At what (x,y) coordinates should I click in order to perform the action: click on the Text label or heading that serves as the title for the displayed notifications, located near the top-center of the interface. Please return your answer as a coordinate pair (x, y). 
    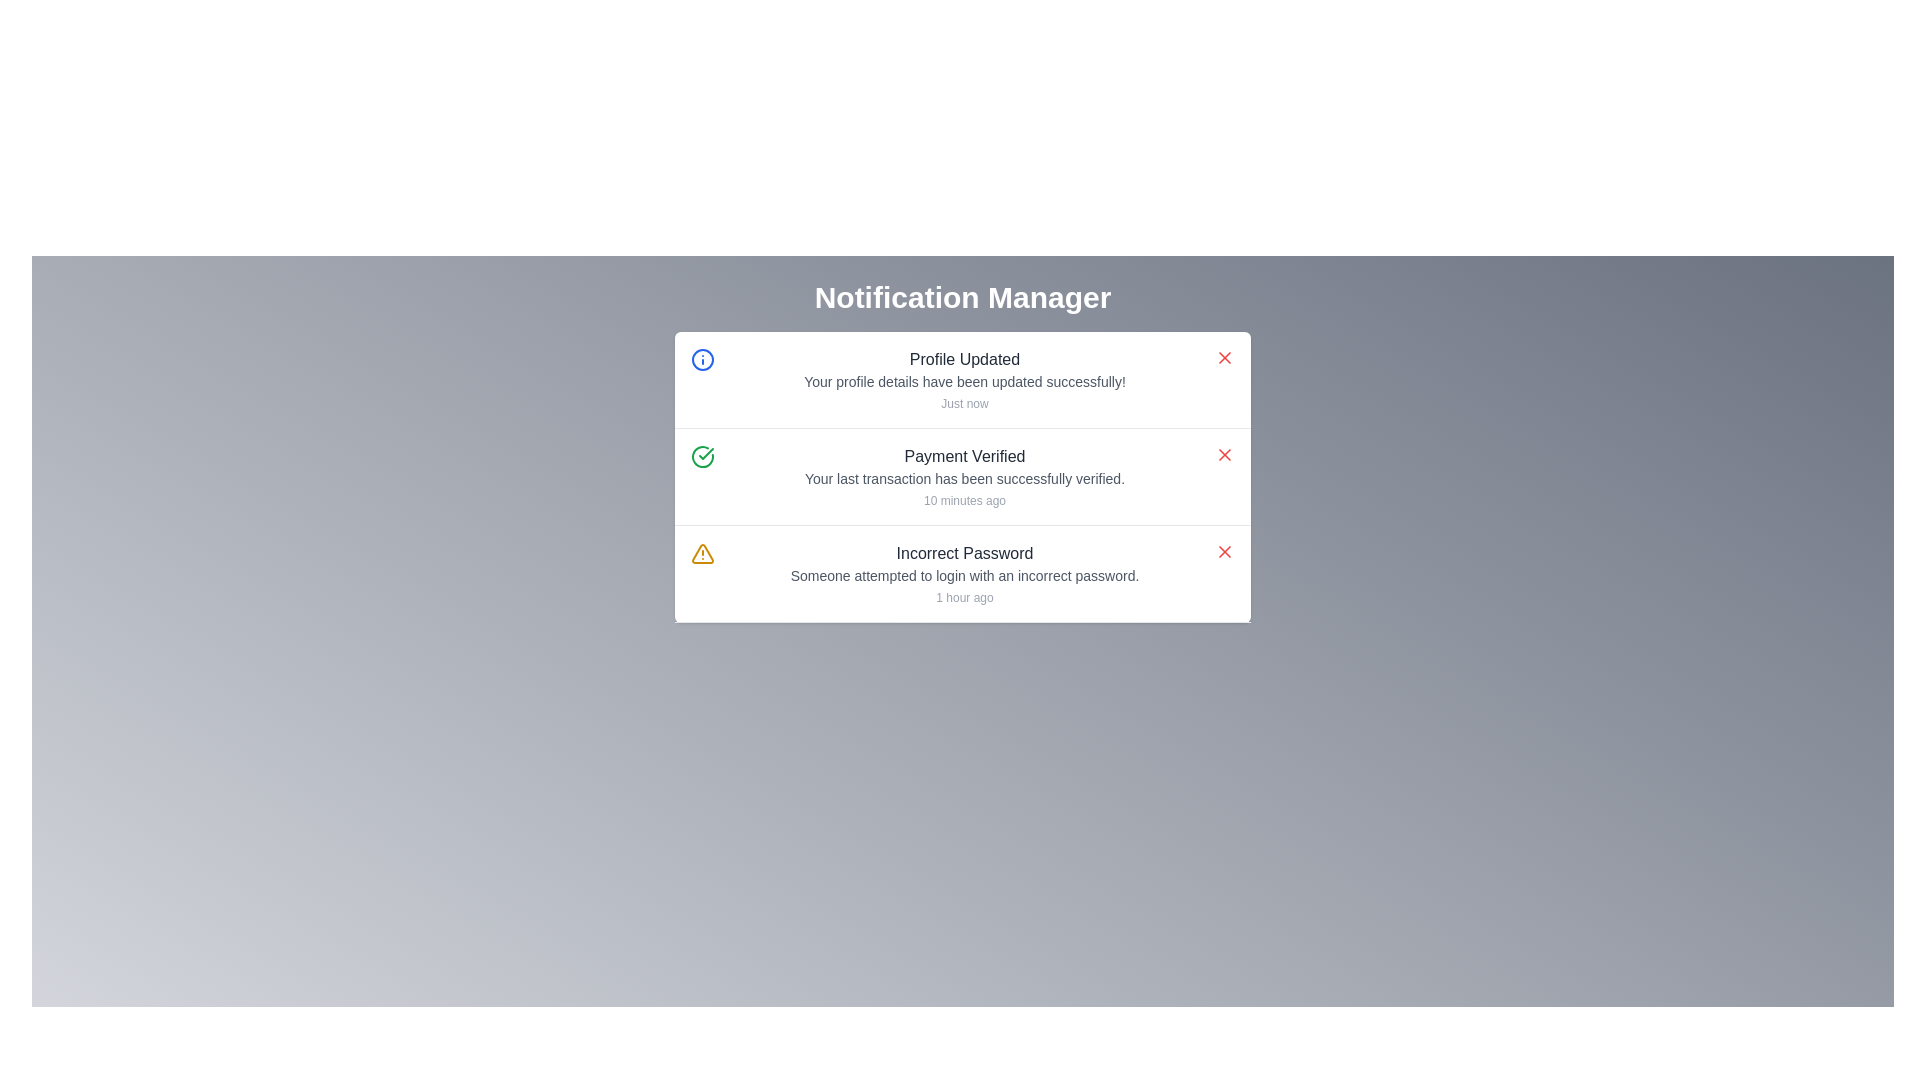
    Looking at the image, I should click on (963, 297).